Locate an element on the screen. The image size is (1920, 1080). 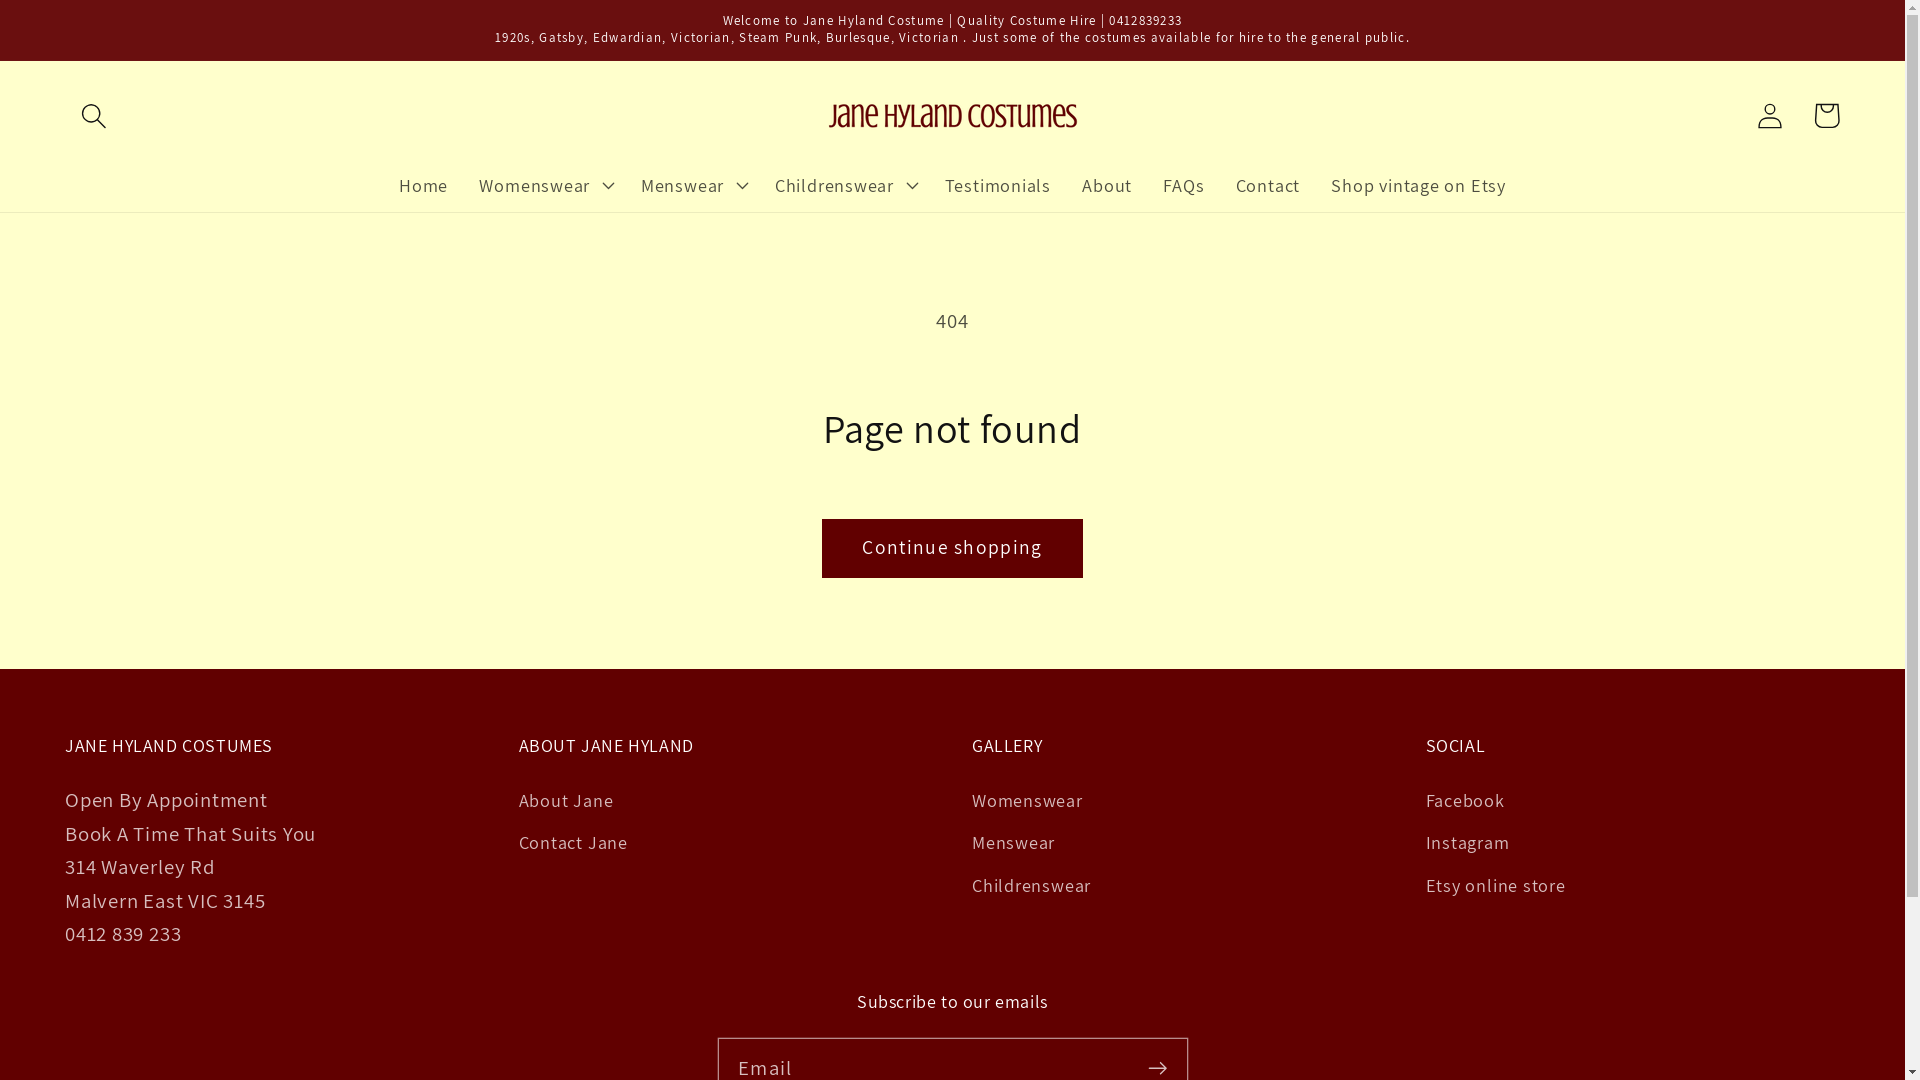
'Contact Jane' is located at coordinates (571, 843).